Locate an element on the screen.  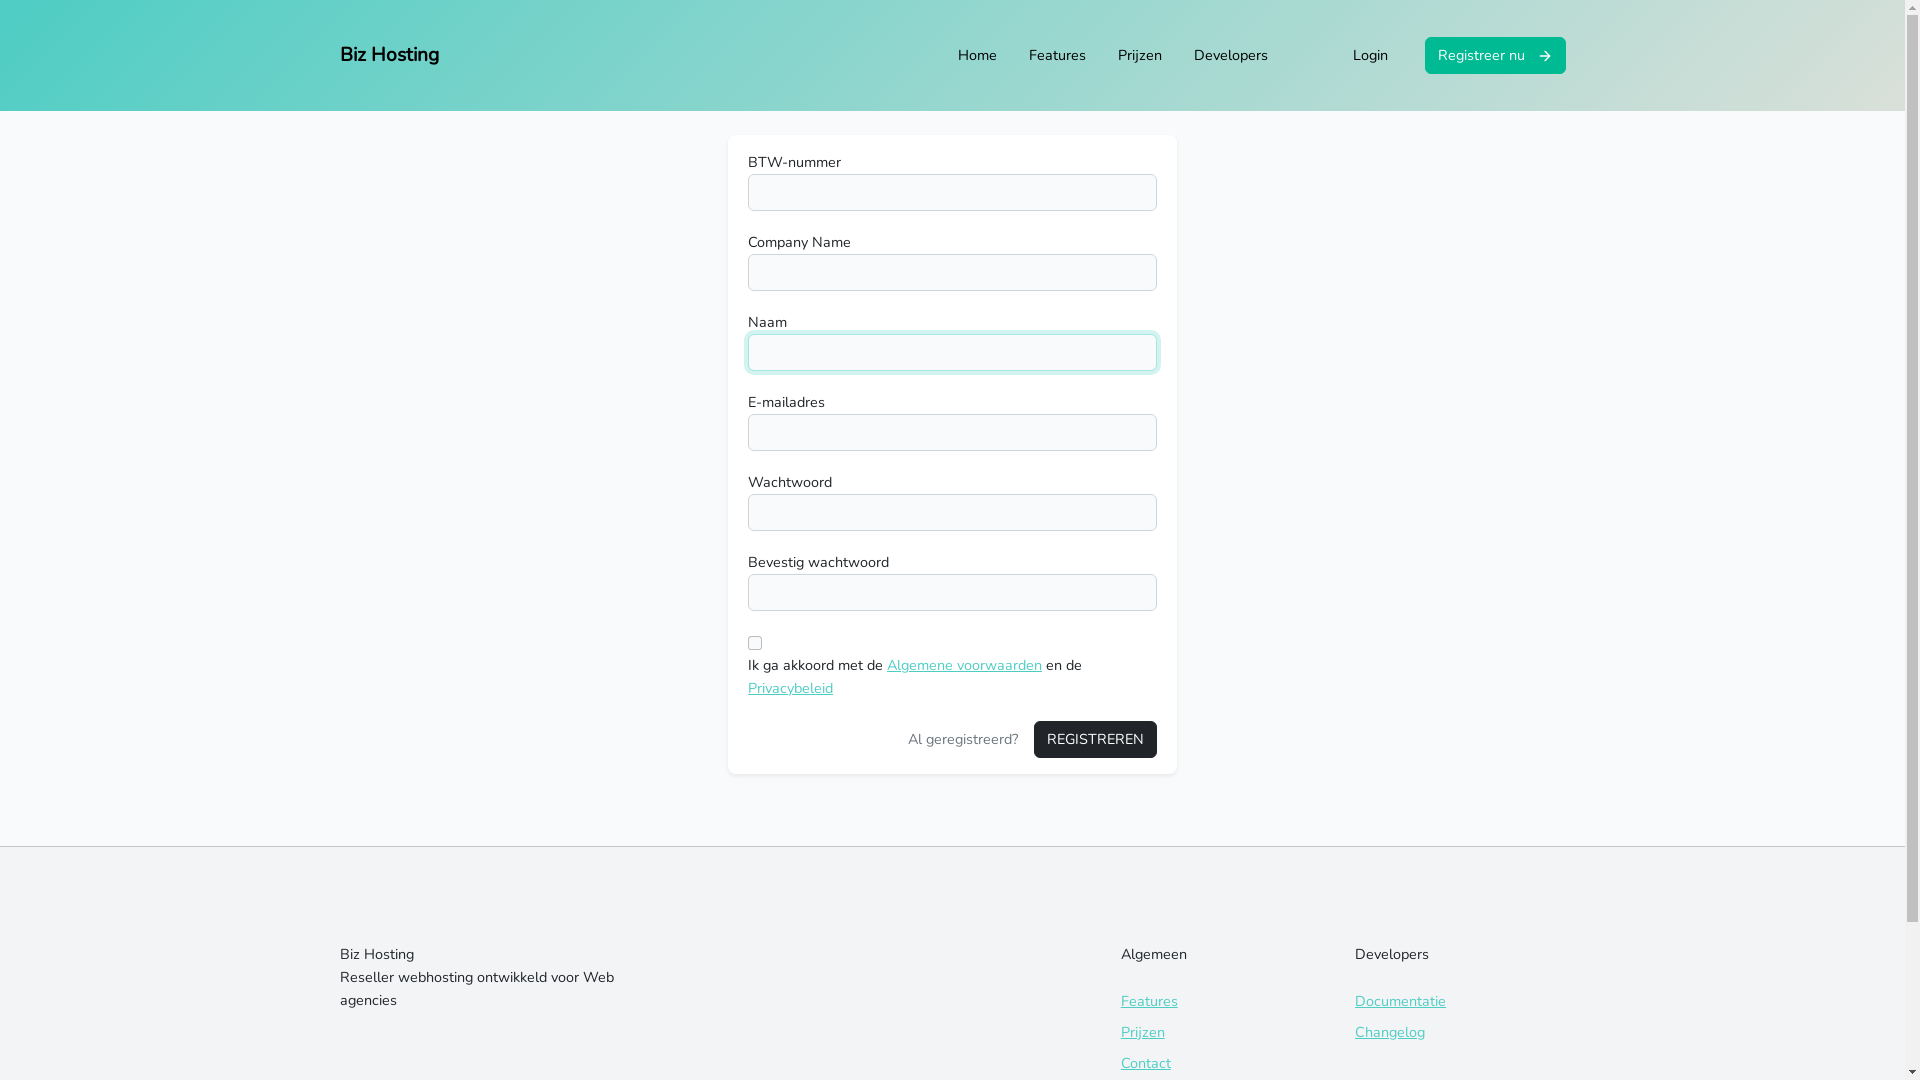
'Privacybeleid' is located at coordinates (789, 686).